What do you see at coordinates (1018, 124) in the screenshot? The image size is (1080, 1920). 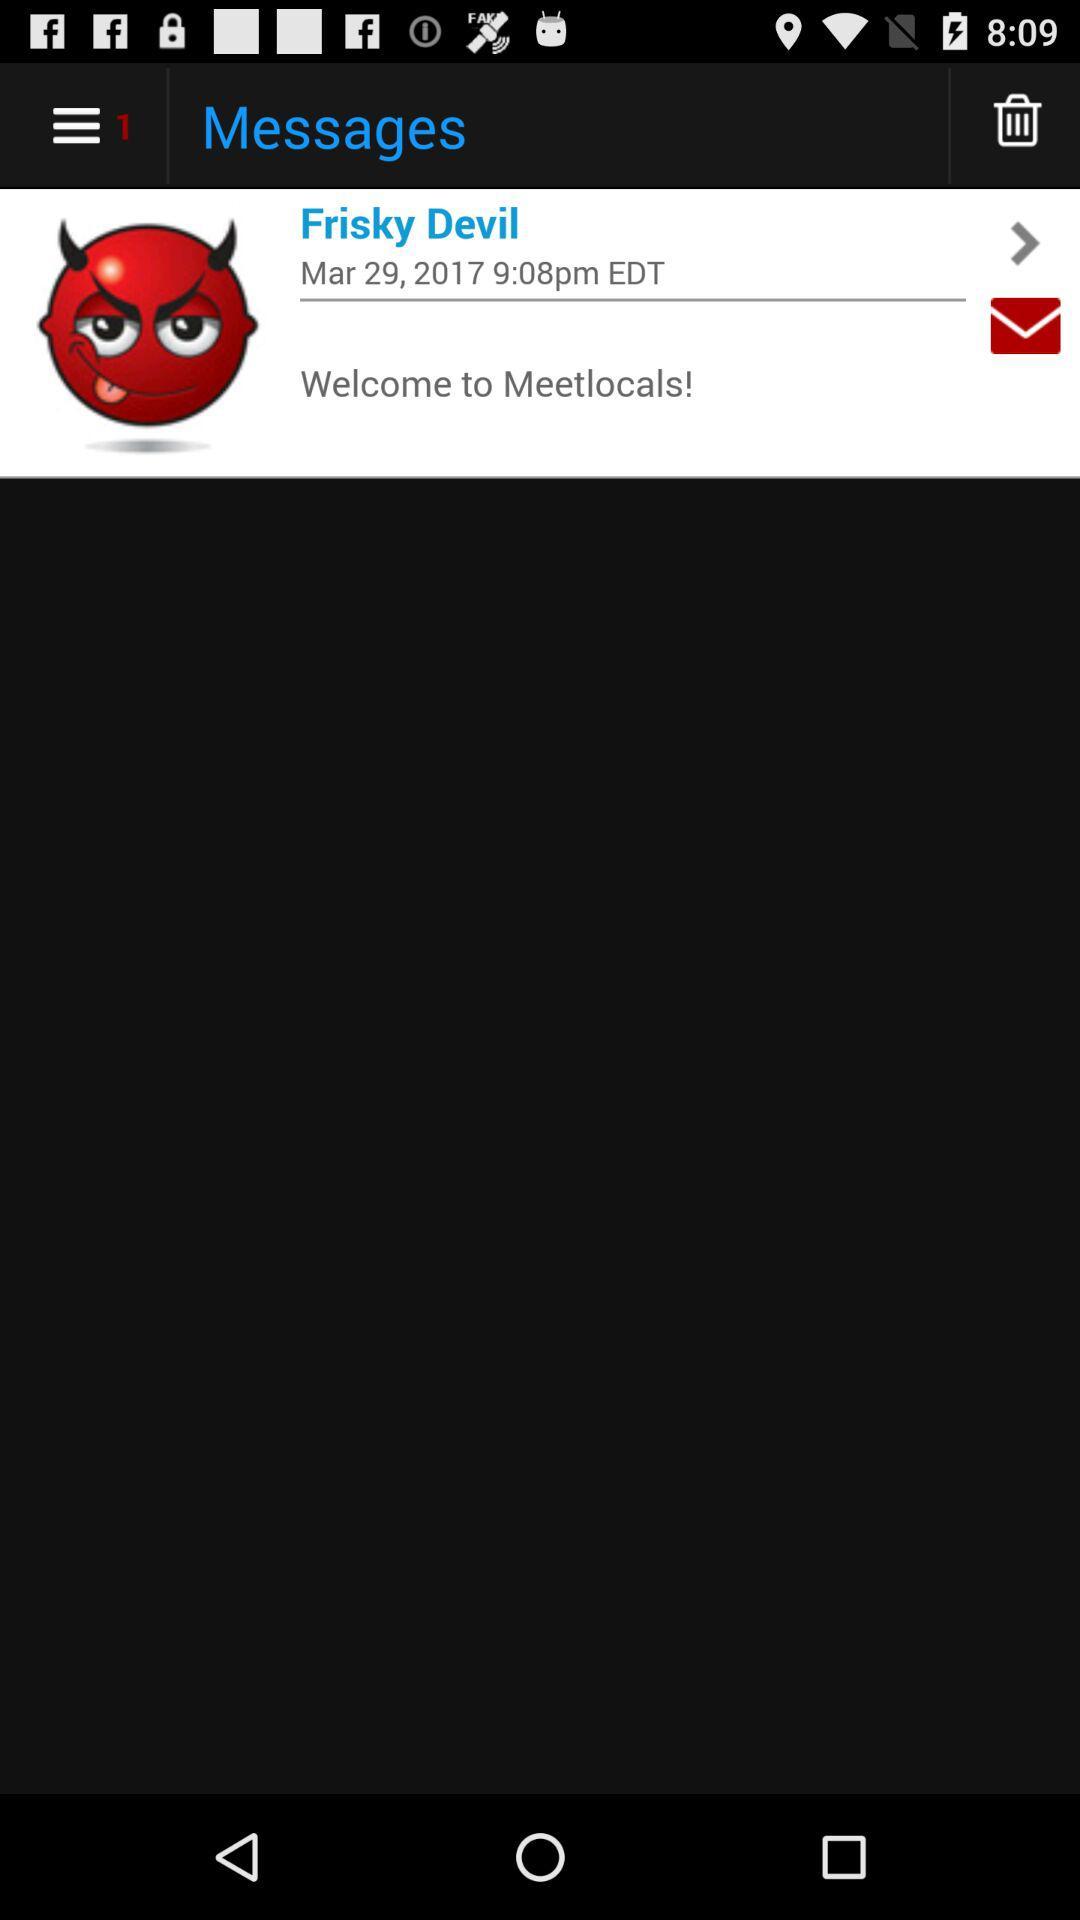 I see `delete this message` at bounding box center [1018, 124].